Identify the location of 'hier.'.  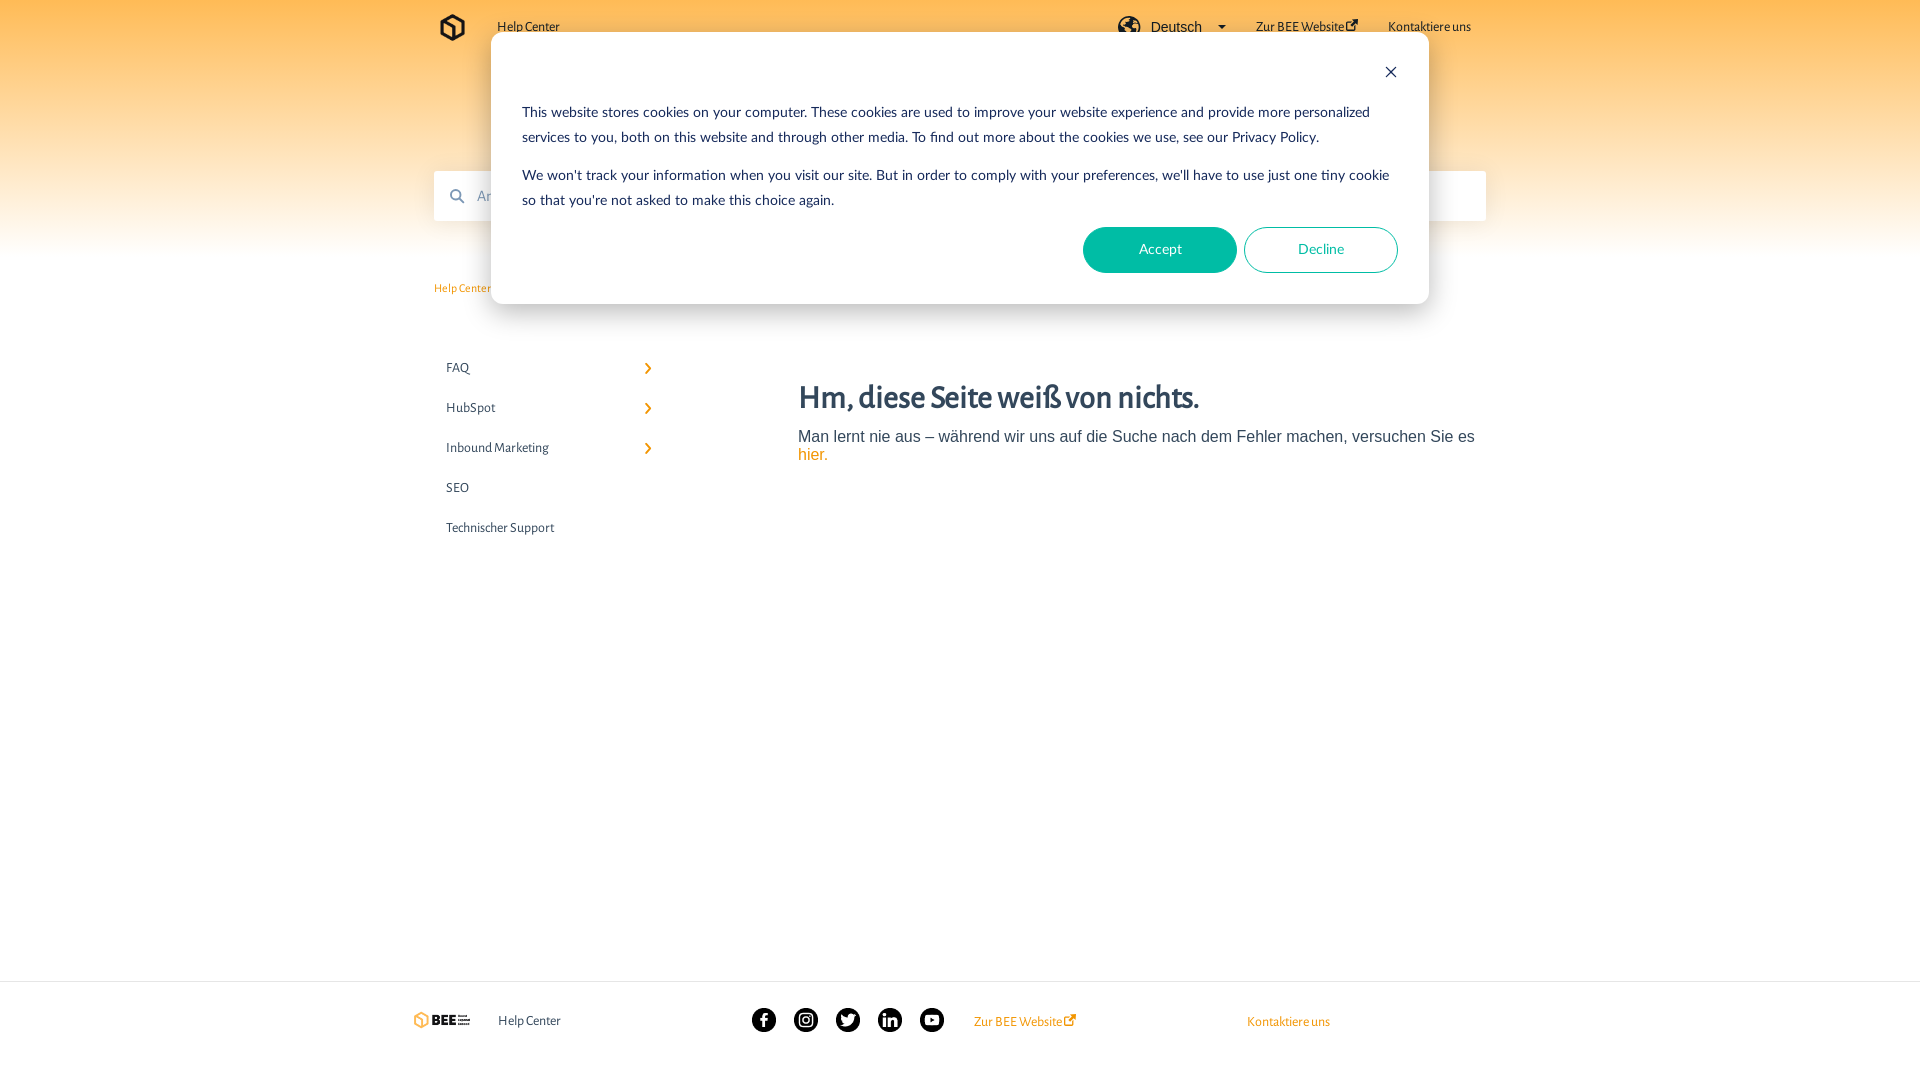
(812, 454).